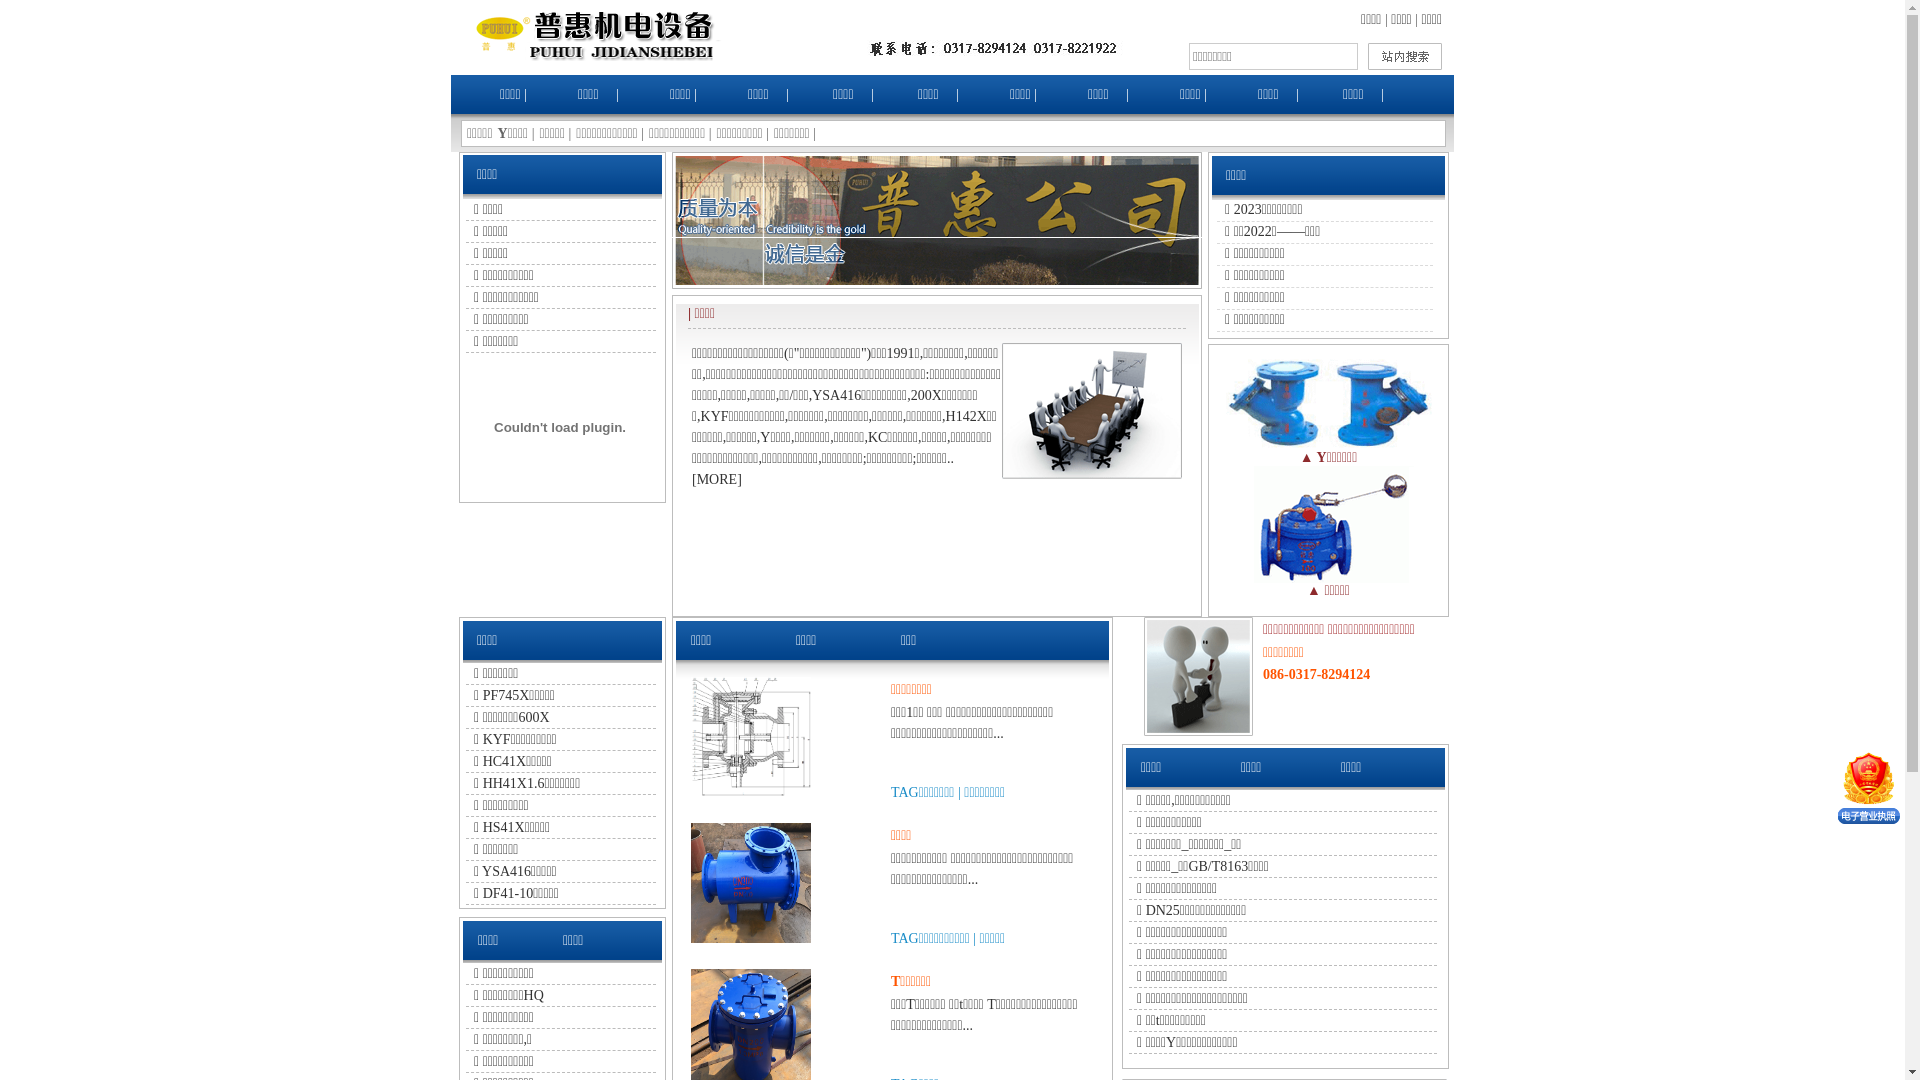 The image size is (1920, 1080). What do you see at coordinates (716, 479) in the screenshot?
I see `'MORE'` at bounding box center [716, 479].